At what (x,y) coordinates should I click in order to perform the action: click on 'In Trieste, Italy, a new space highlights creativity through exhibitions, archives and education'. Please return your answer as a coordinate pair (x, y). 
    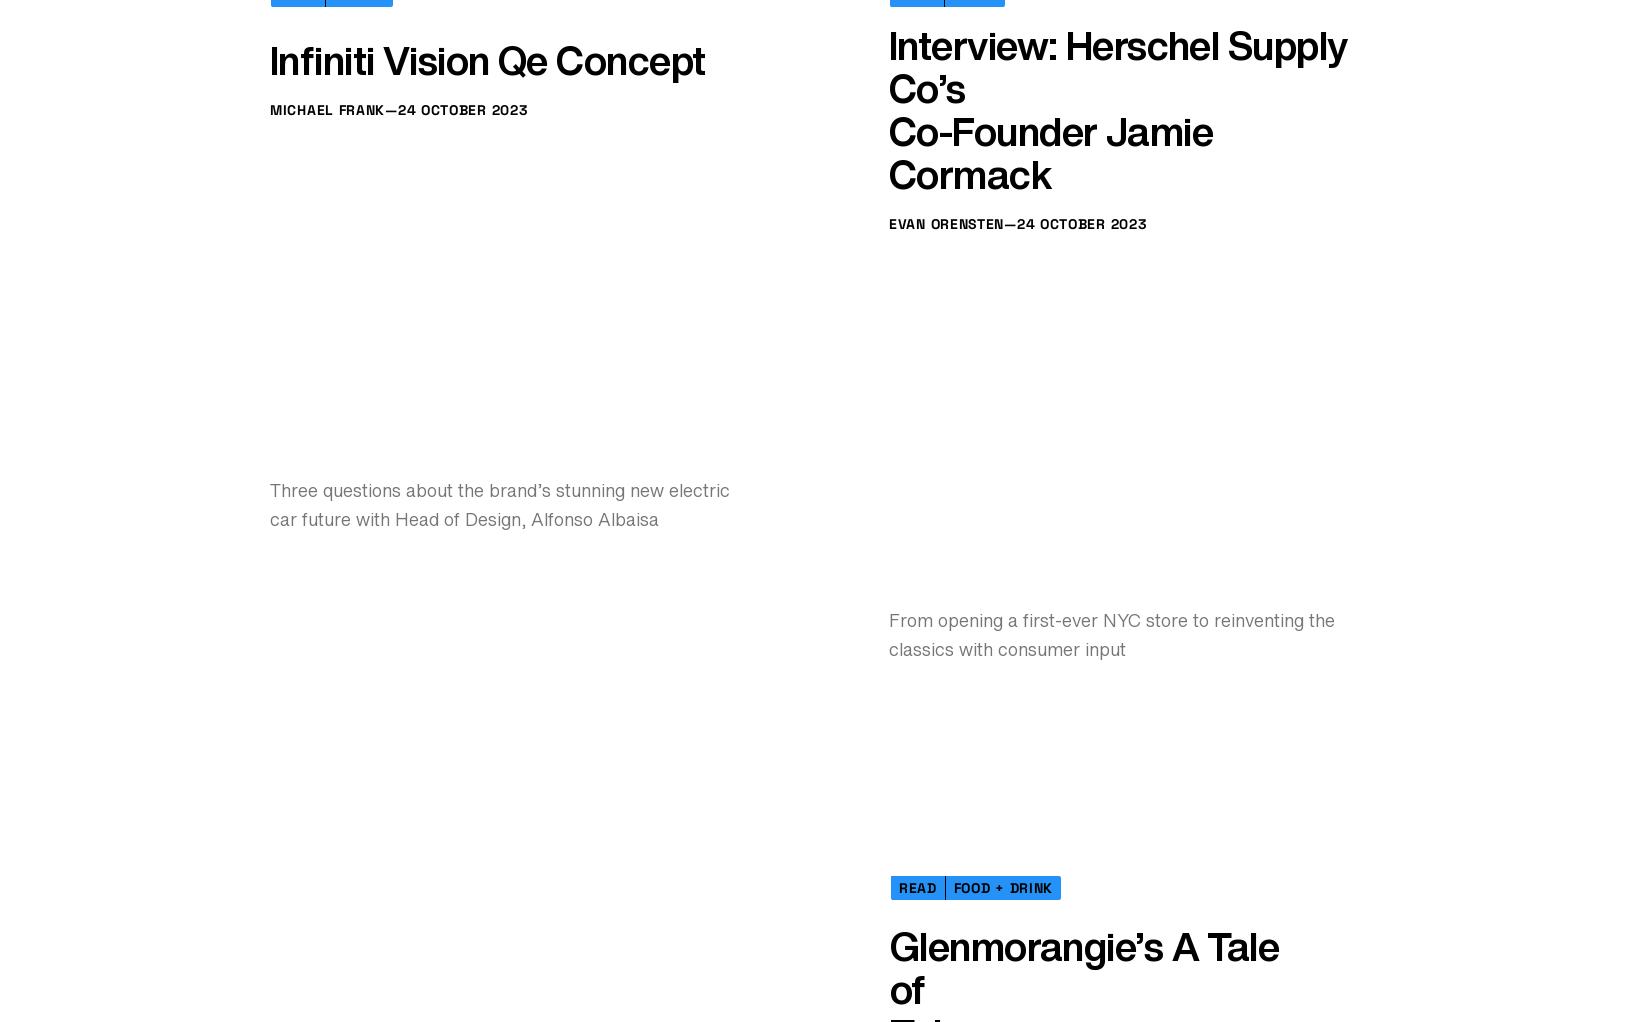
    Looking at the image, I should click on (1079, 341).